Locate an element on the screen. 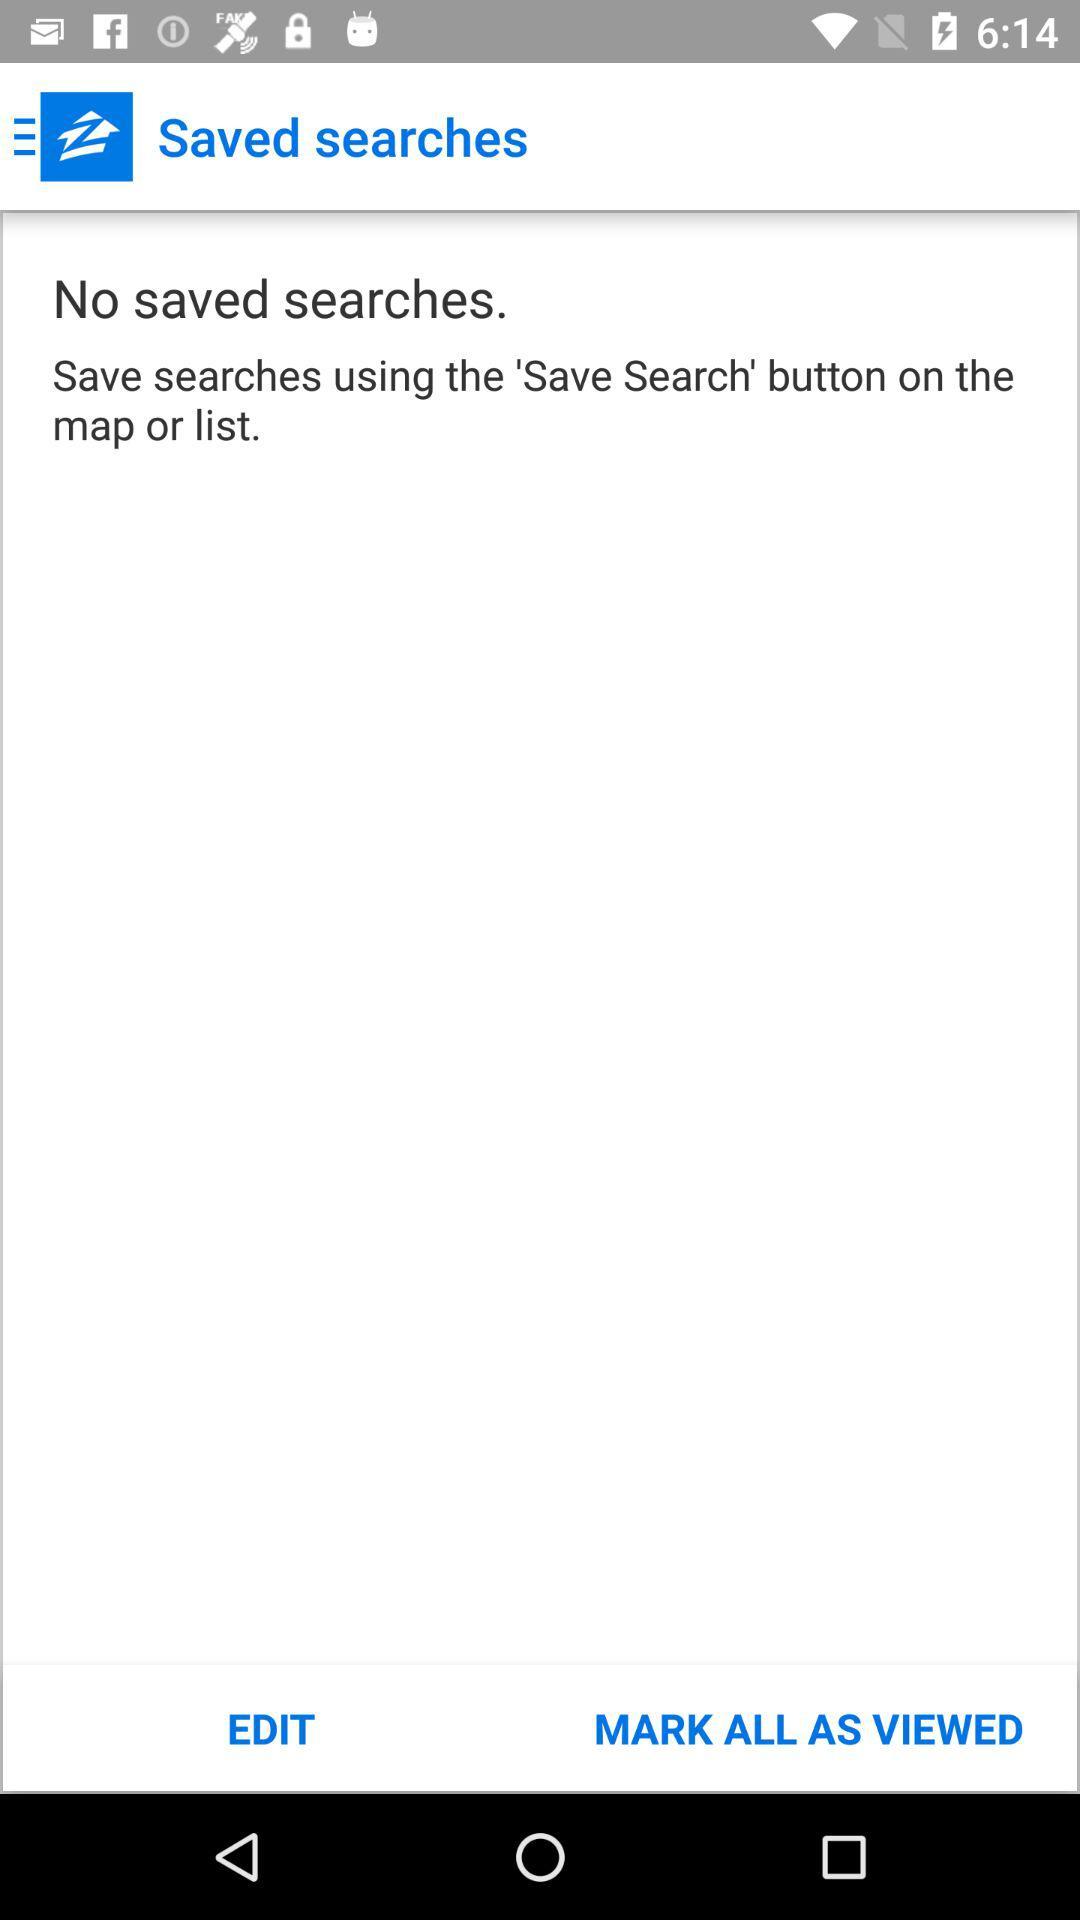  the icon below save searches using icon is located at coordinates (271, 1727).